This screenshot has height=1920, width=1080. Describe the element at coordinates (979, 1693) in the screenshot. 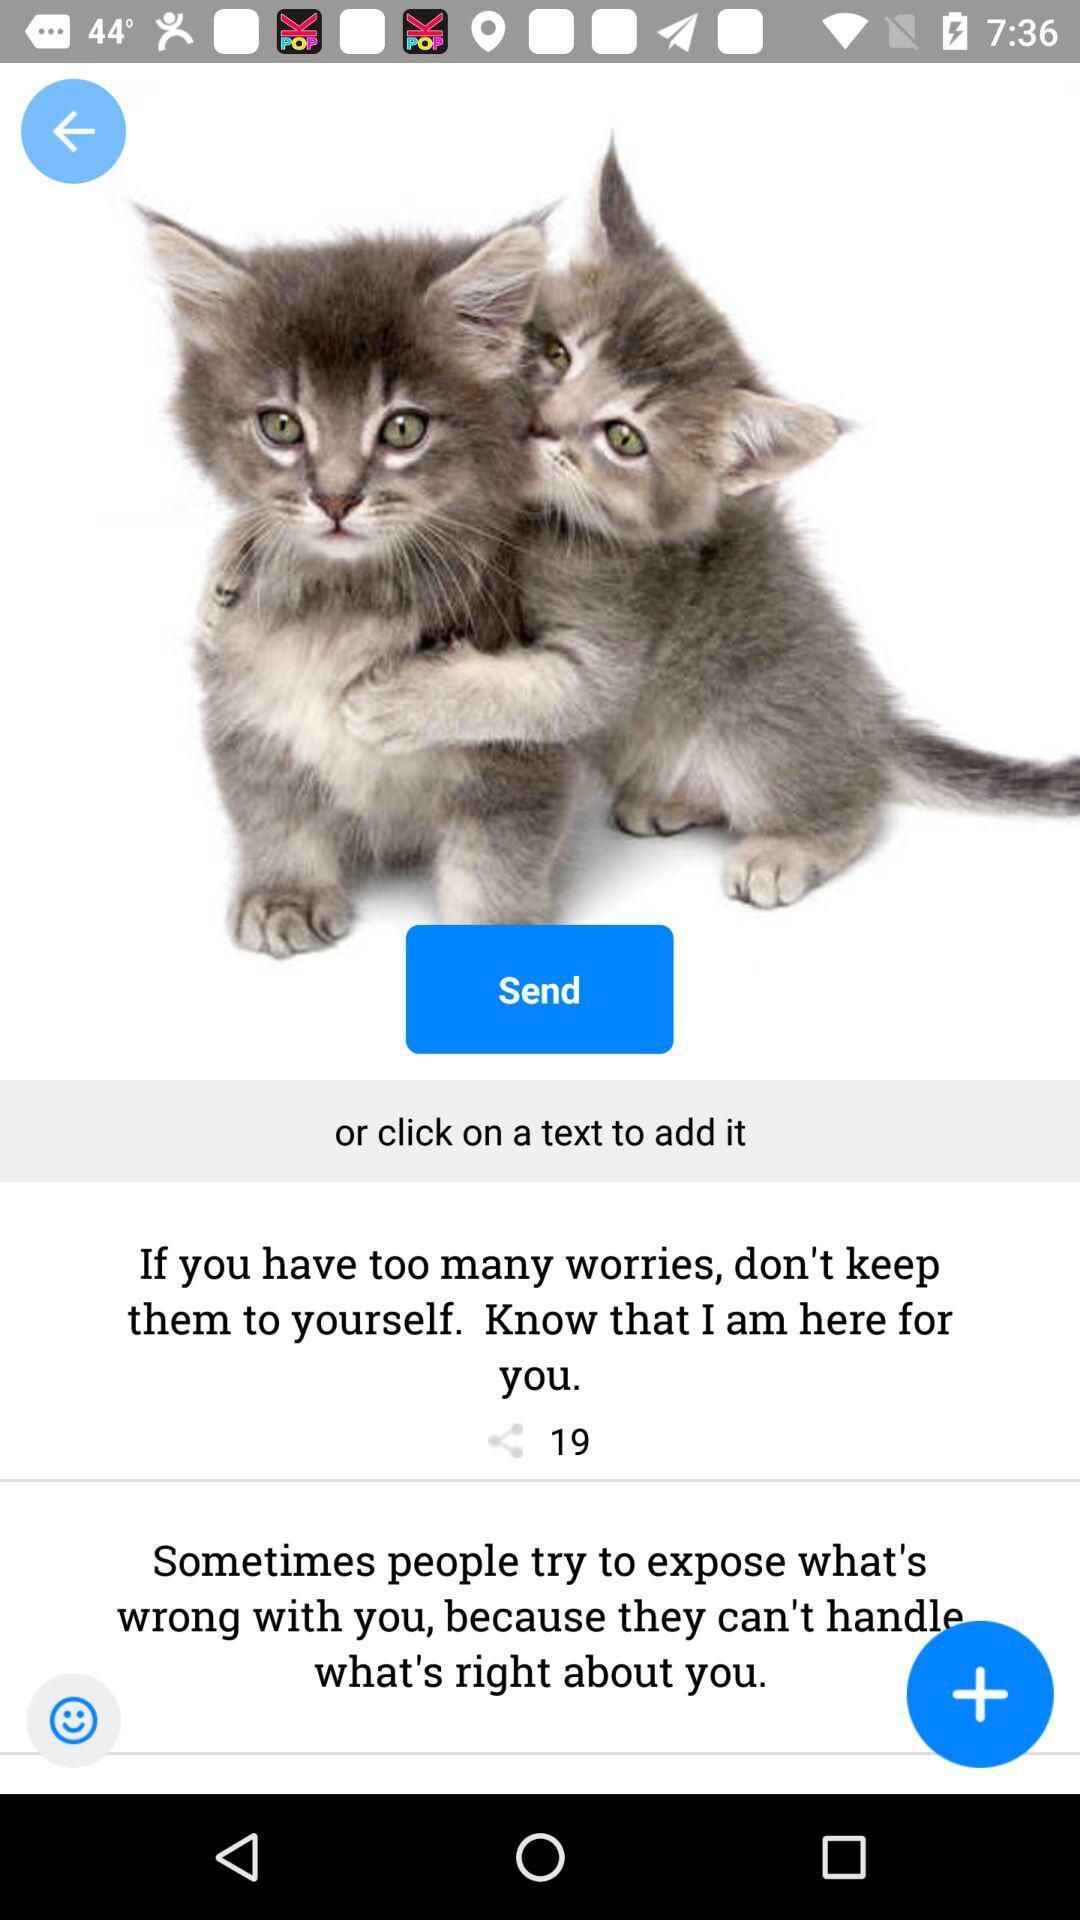

I see `the add icon` at that location.